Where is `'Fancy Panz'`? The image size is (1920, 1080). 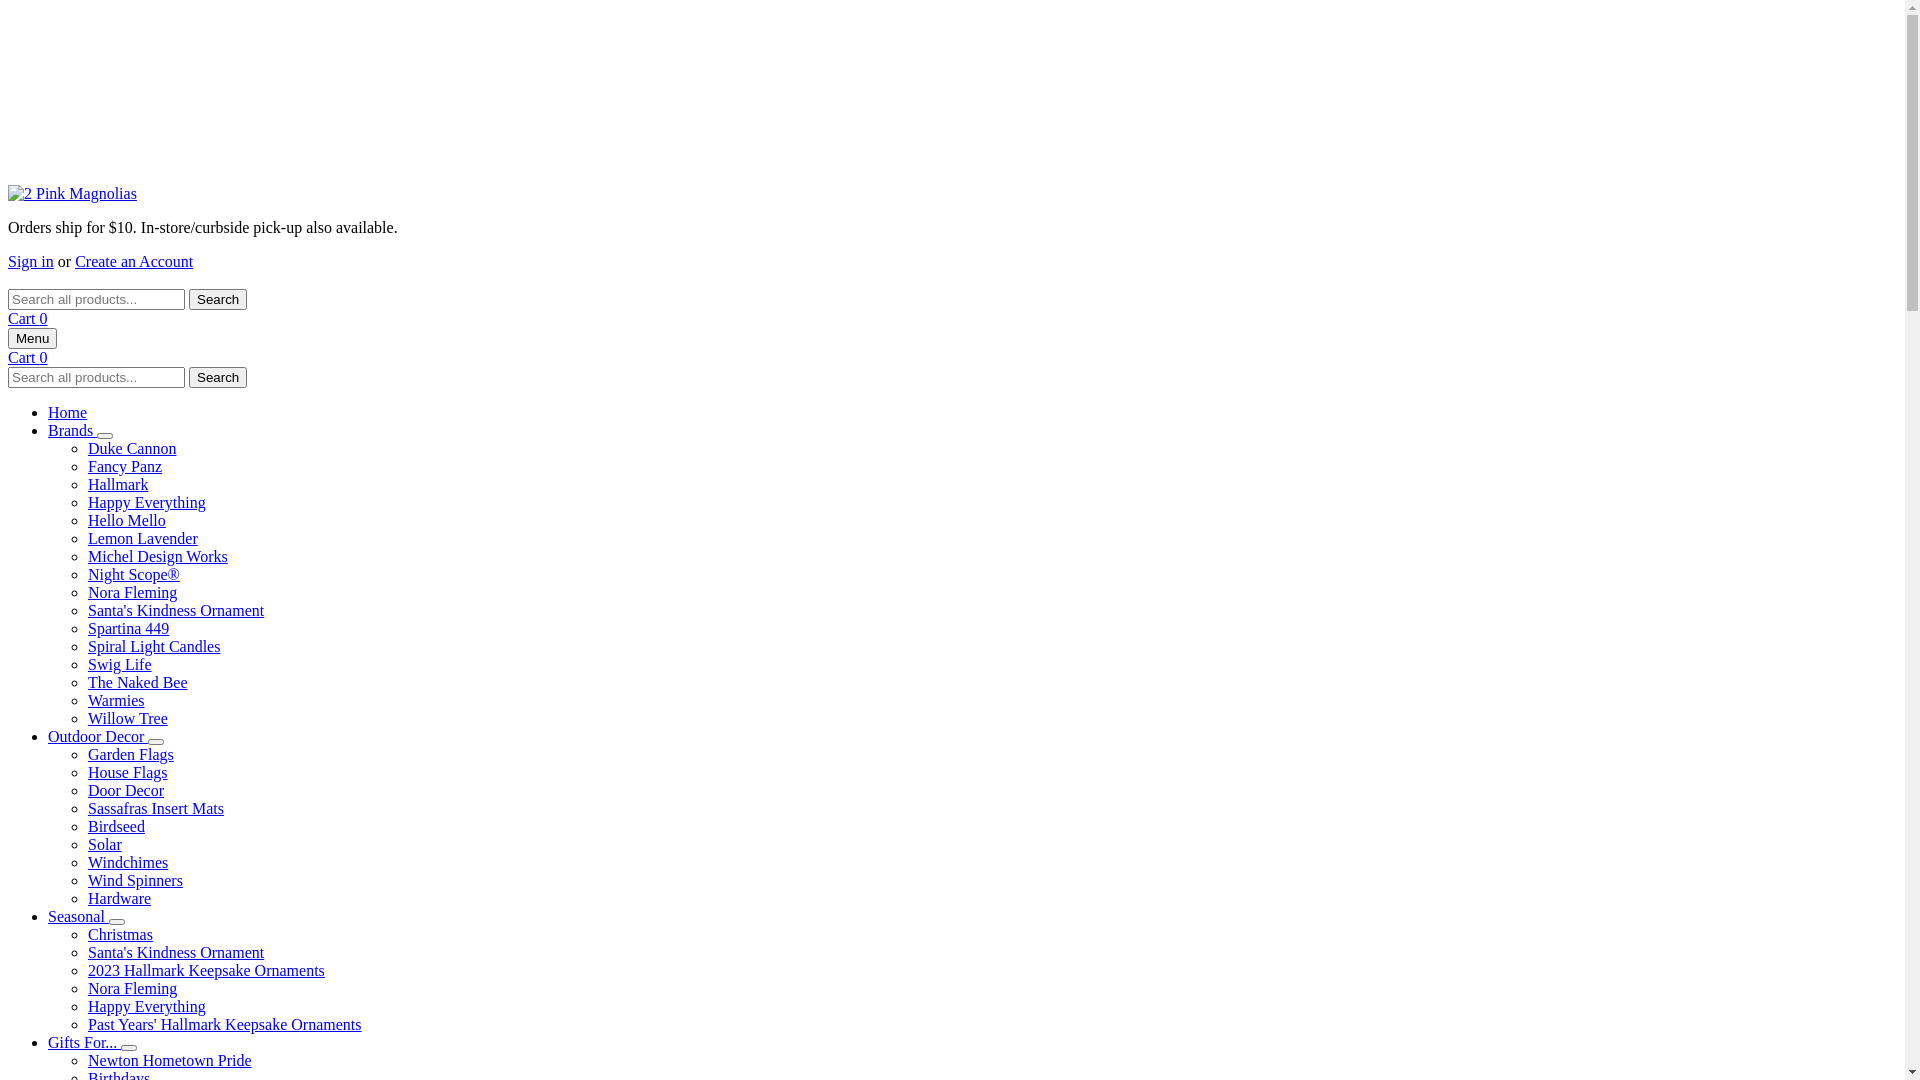 'Fancy Panz' is located at coordinates (123, 466).